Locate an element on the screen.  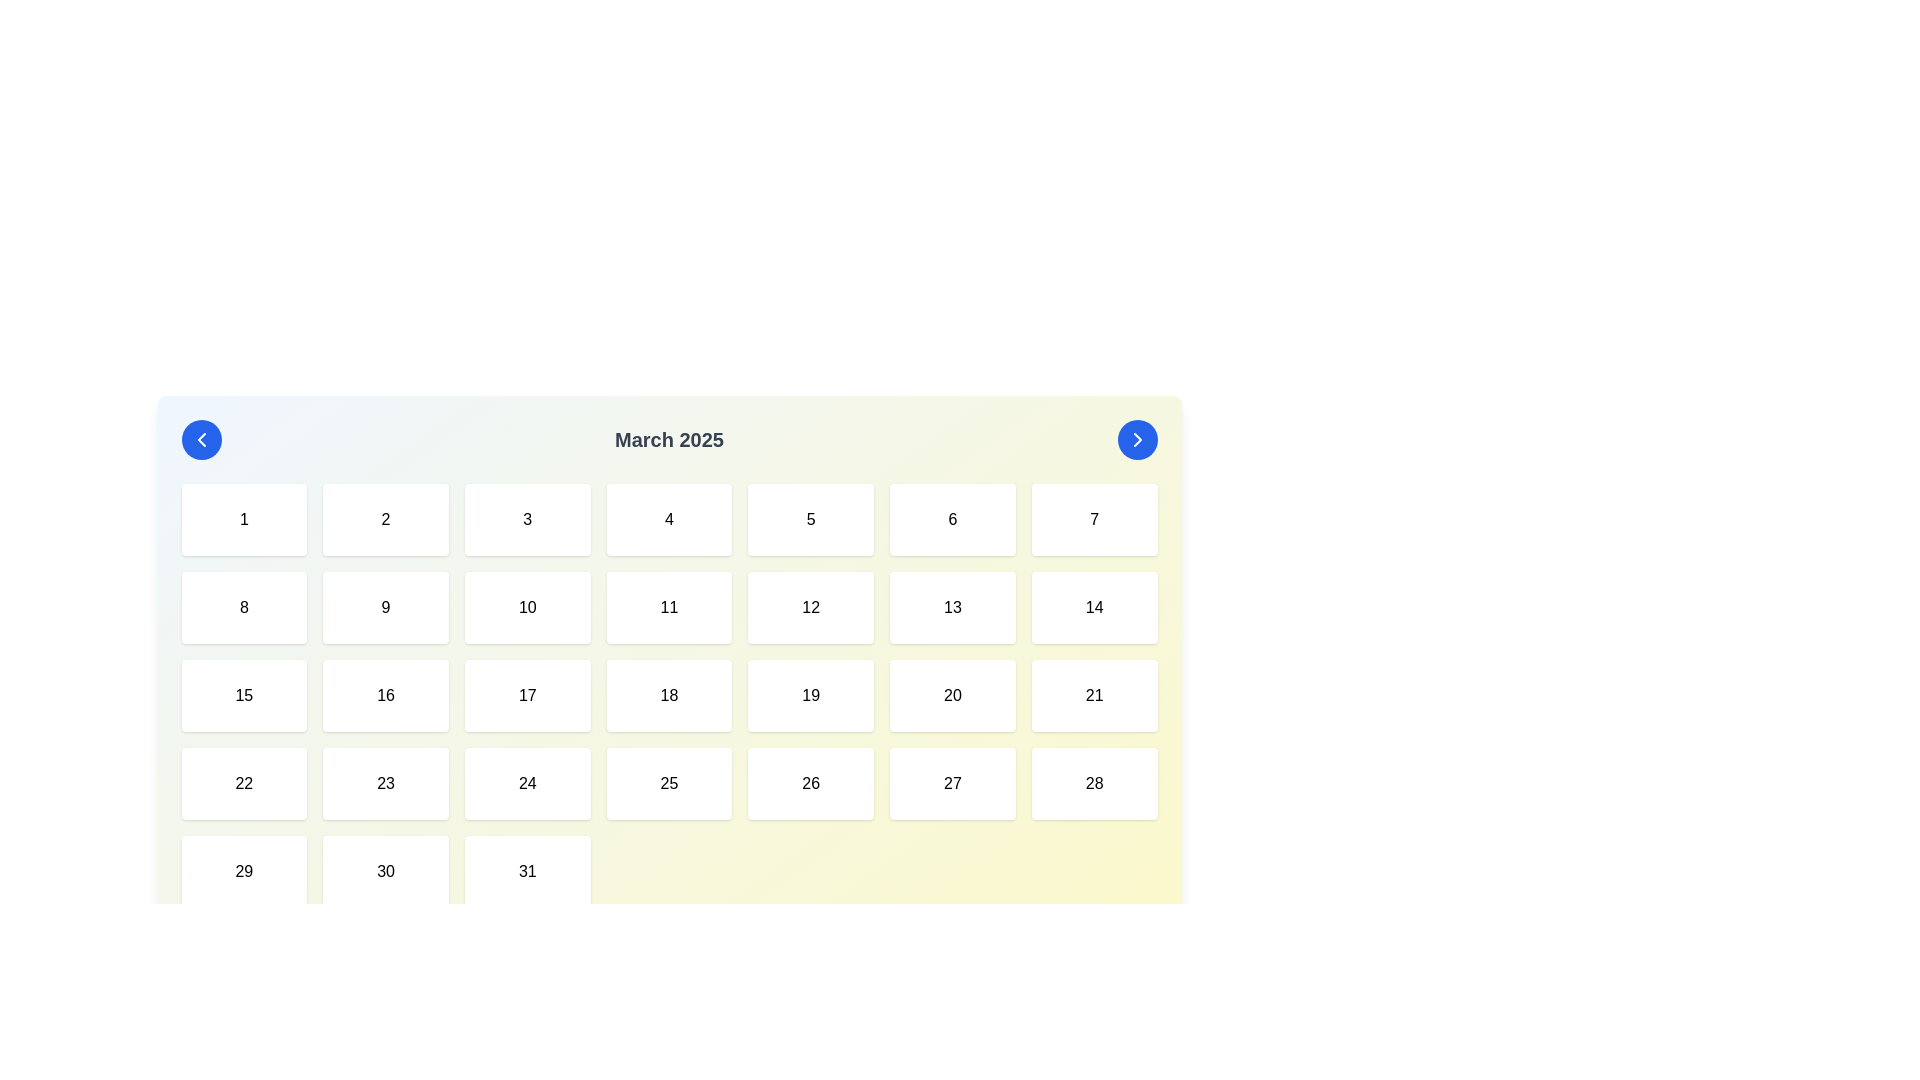
the button-like grid cell displaying the number '9' which is styled with rounded corners and a shadow effect, located in the second row and second column of the grid layout is located at coordinates (386, 607).